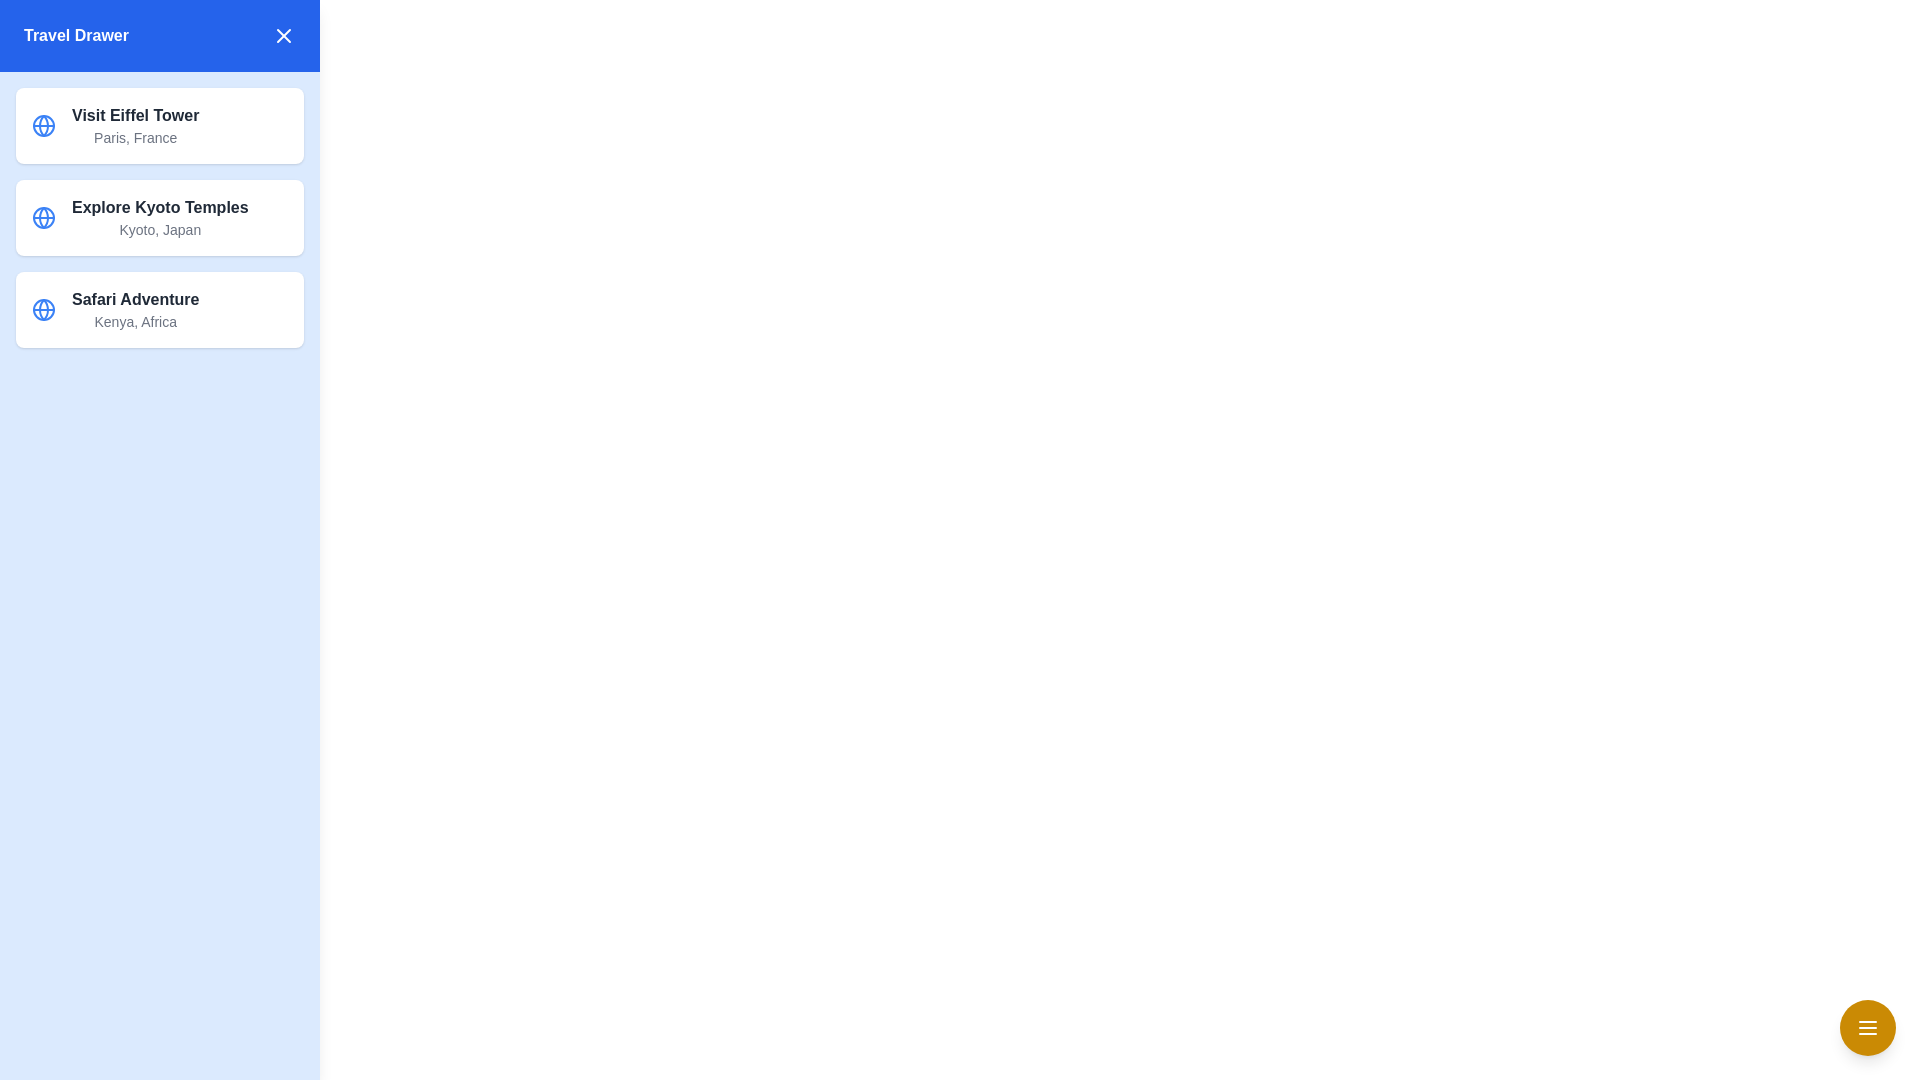 The height and width of the screenshot is (1080, 1920). I want to click on the 'Travel Drawer' label text, which is a bolded white font on a blue background located in the top header bar of the drawer interface, so click(76, 35).